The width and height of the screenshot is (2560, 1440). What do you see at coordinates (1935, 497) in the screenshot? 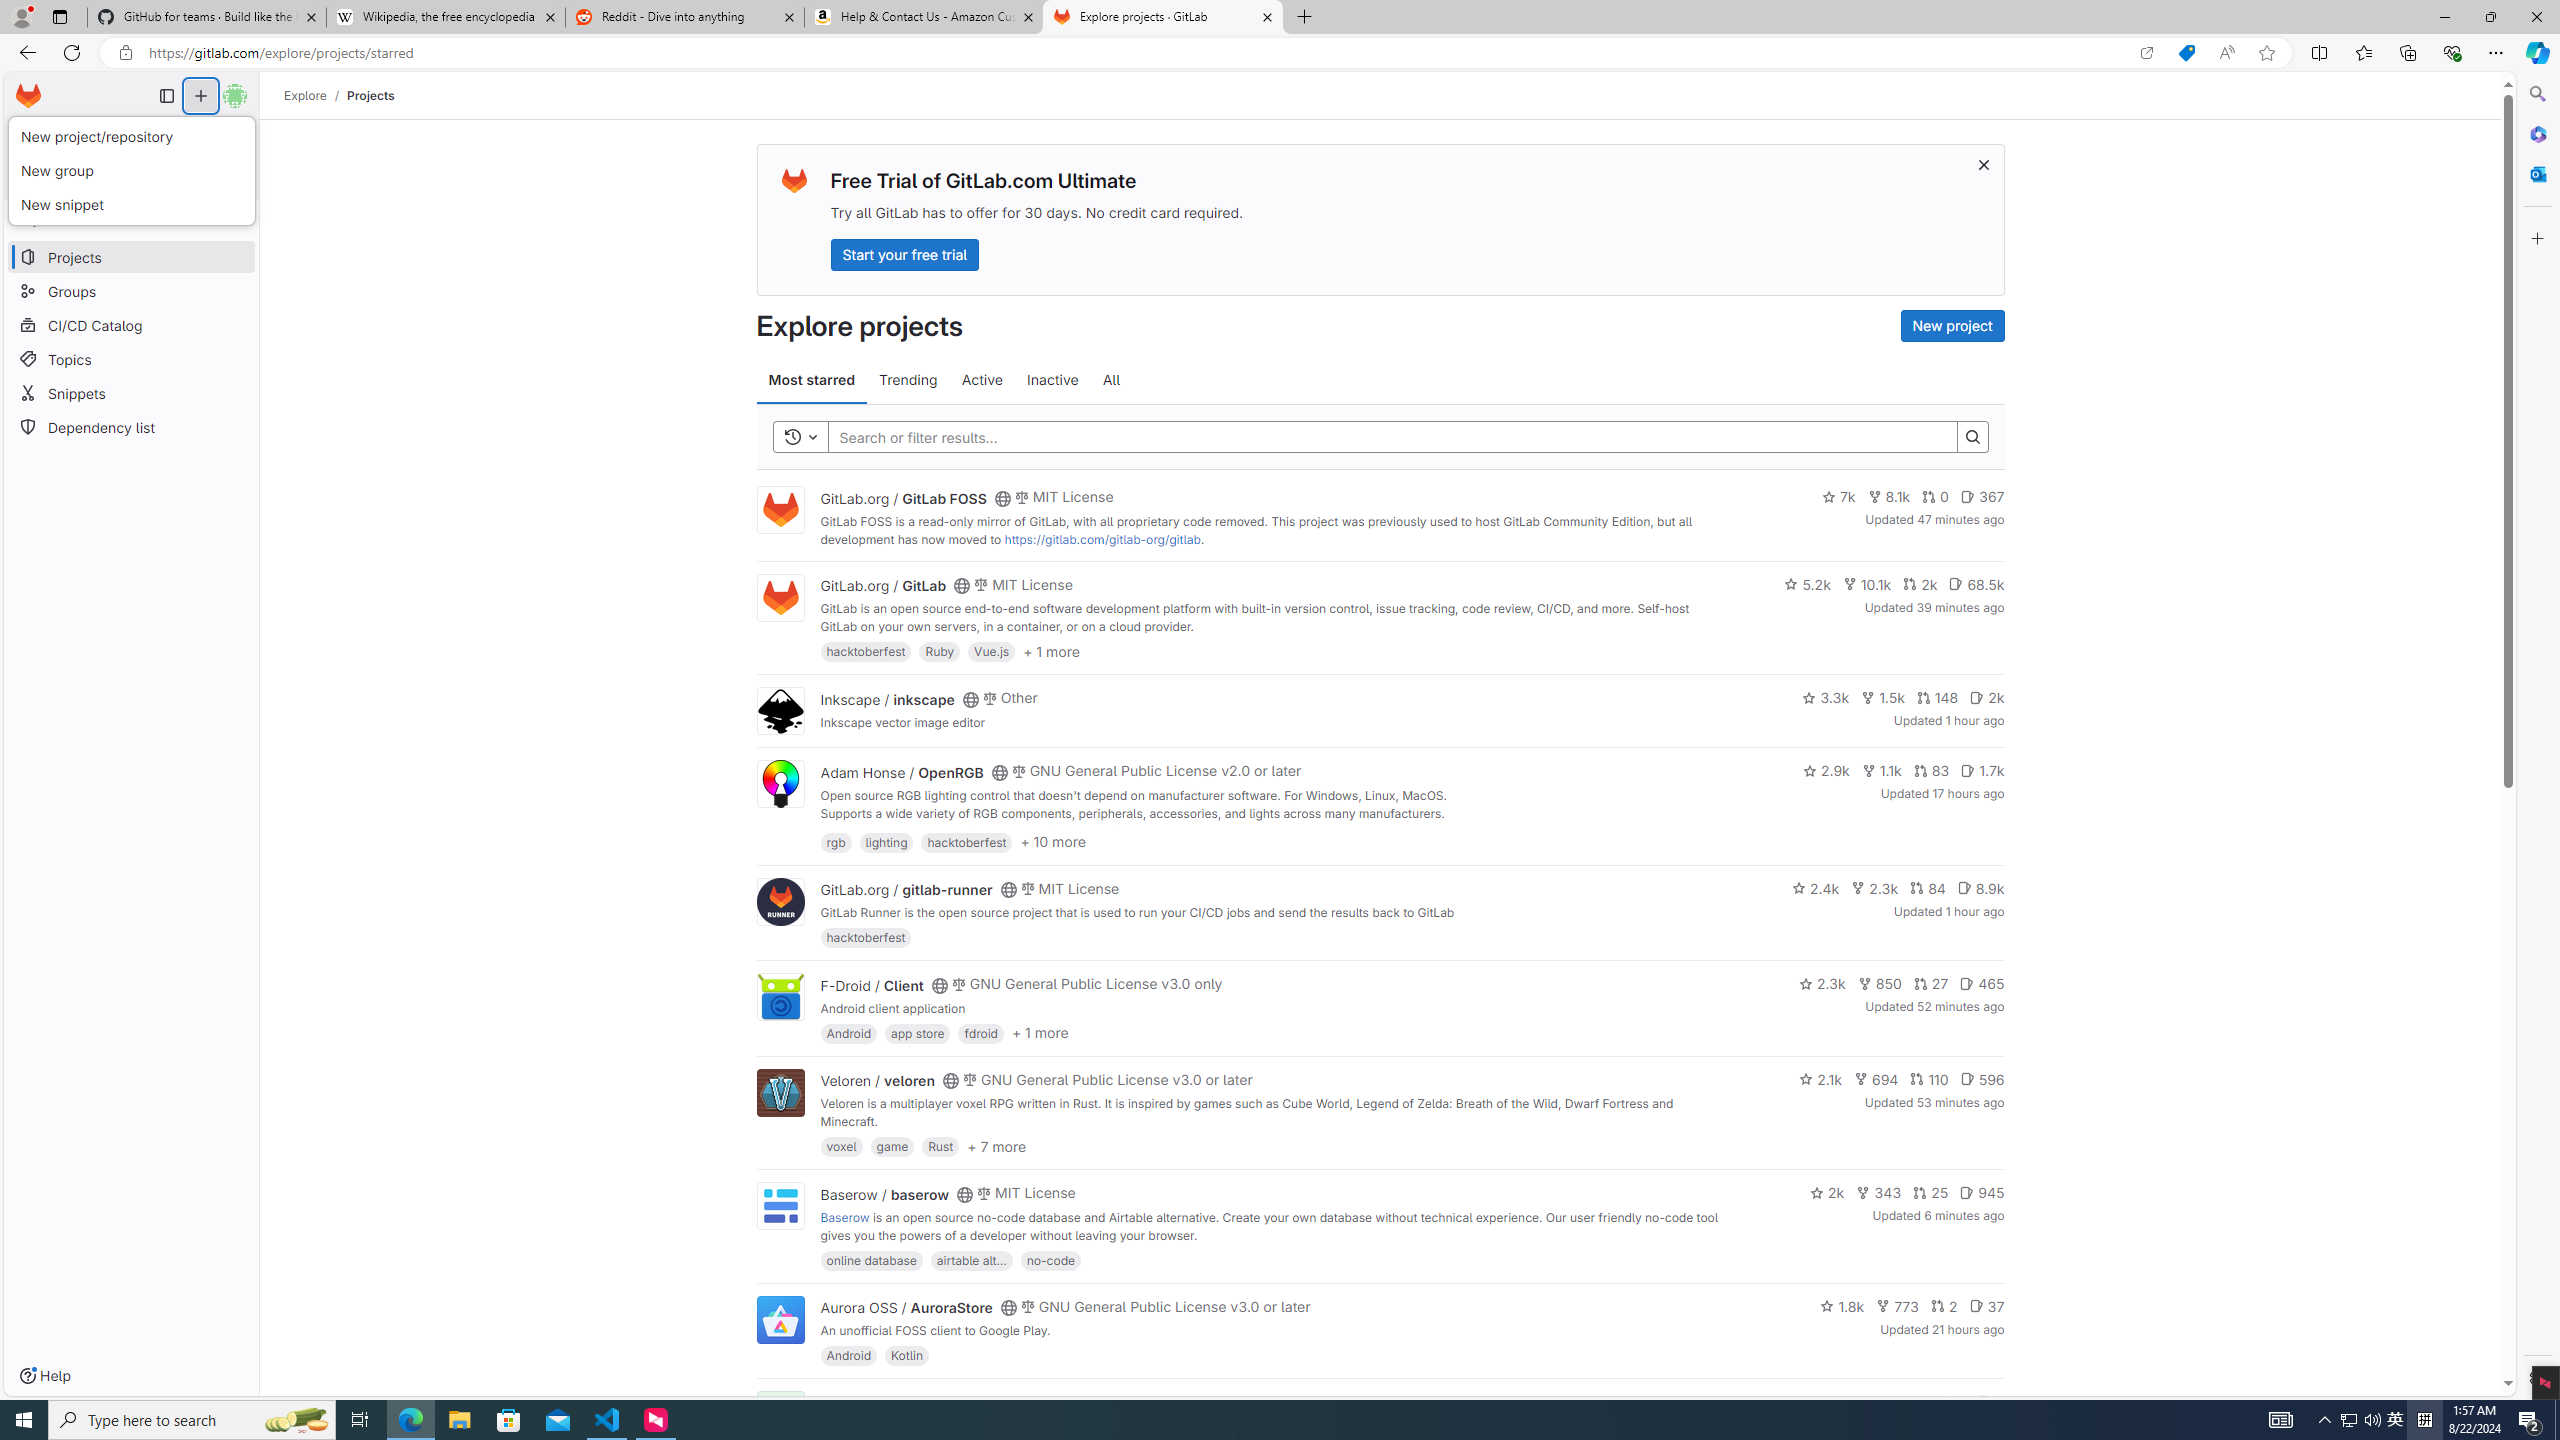
I see `'0'` at bounding box center [1935, 497].